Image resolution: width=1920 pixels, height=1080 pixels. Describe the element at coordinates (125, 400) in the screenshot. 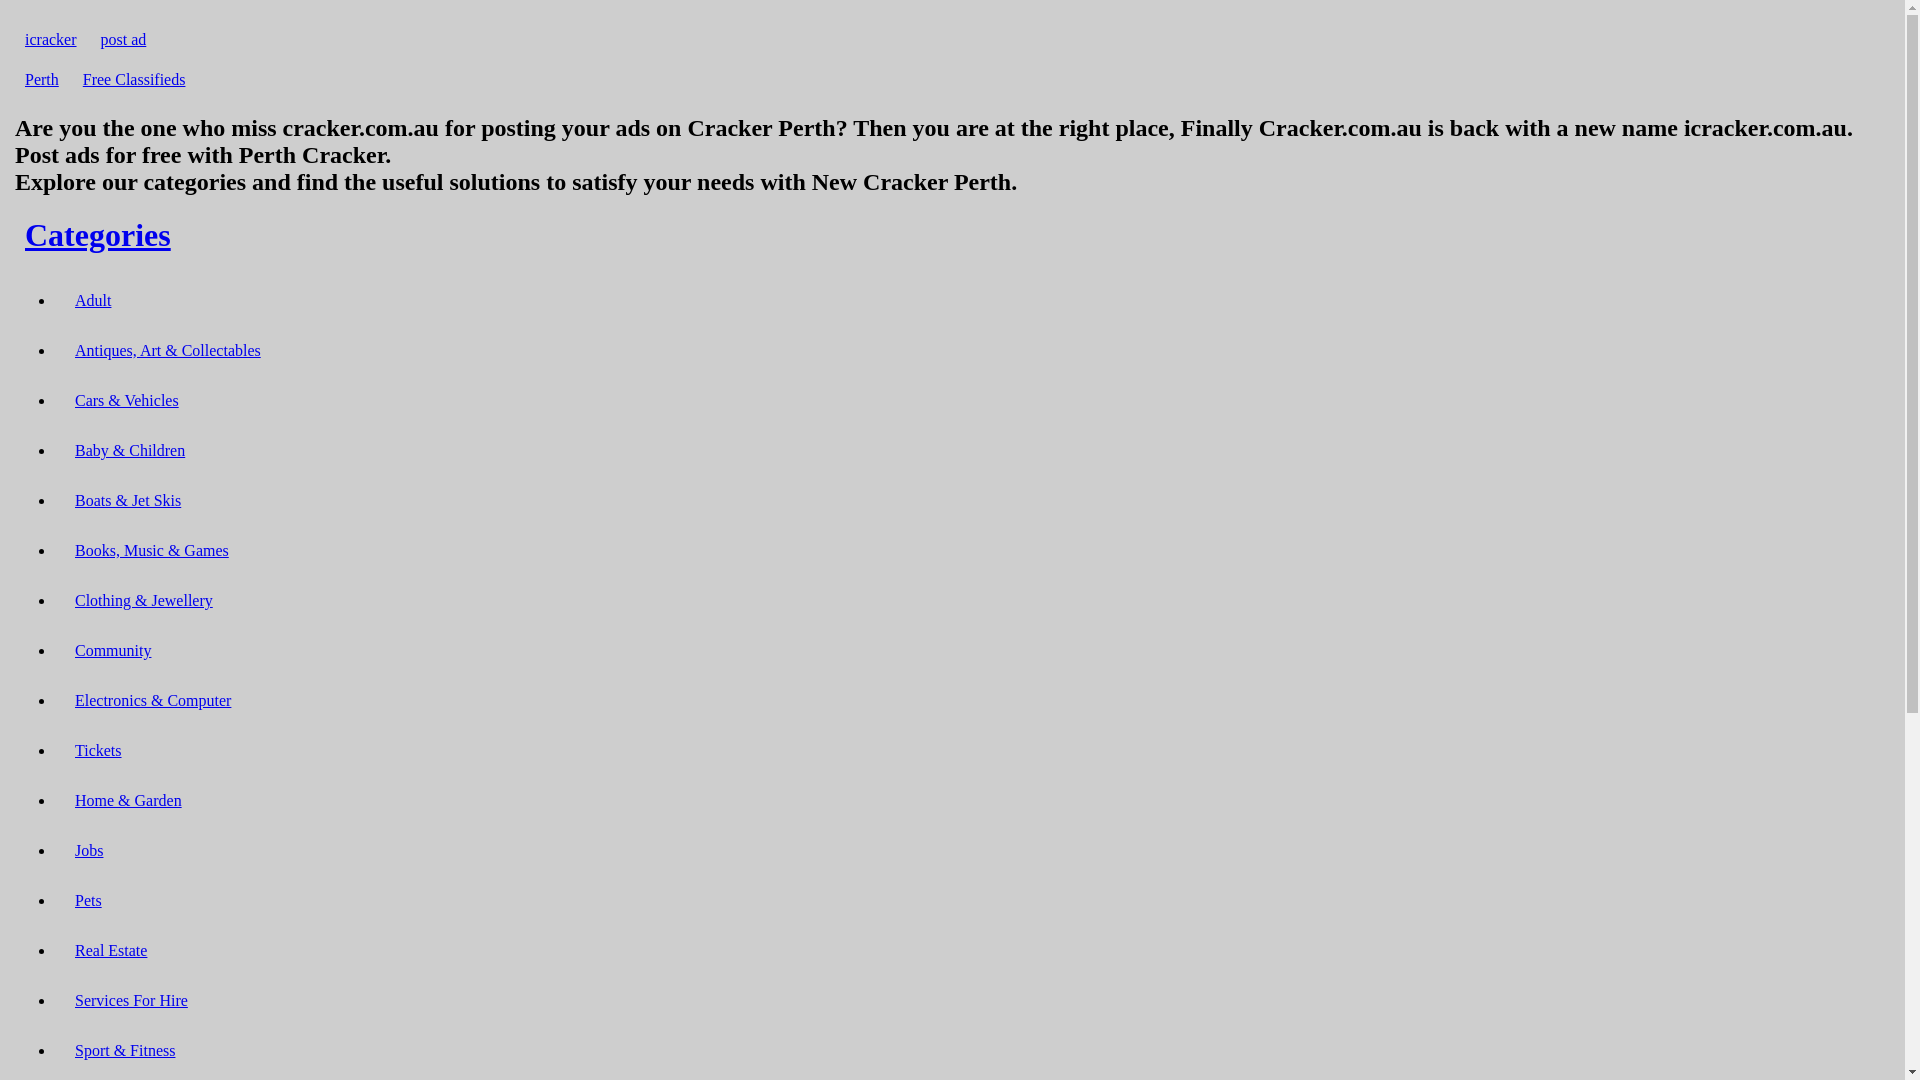

I see `'Cars & Vehicles'` at that location.